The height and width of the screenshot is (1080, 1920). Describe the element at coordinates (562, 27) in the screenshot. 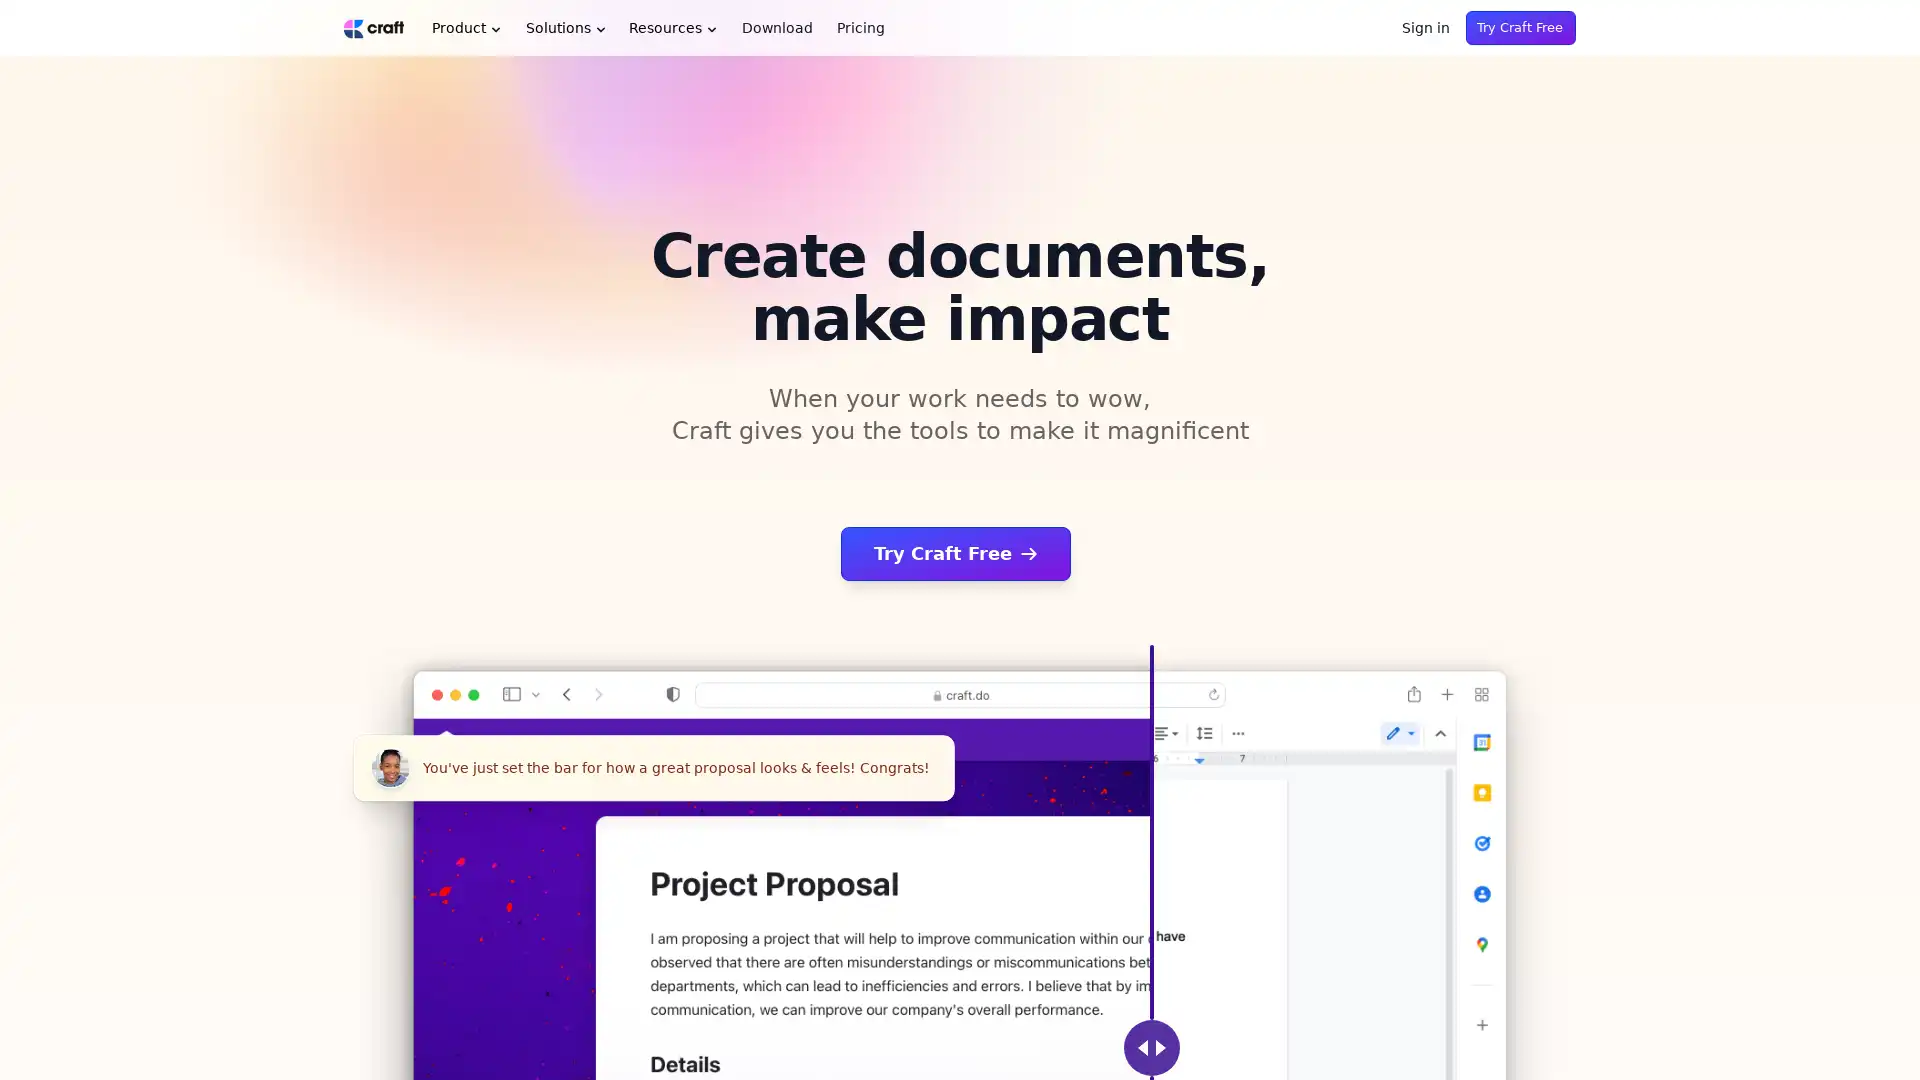

I see `Solutions` at that location.